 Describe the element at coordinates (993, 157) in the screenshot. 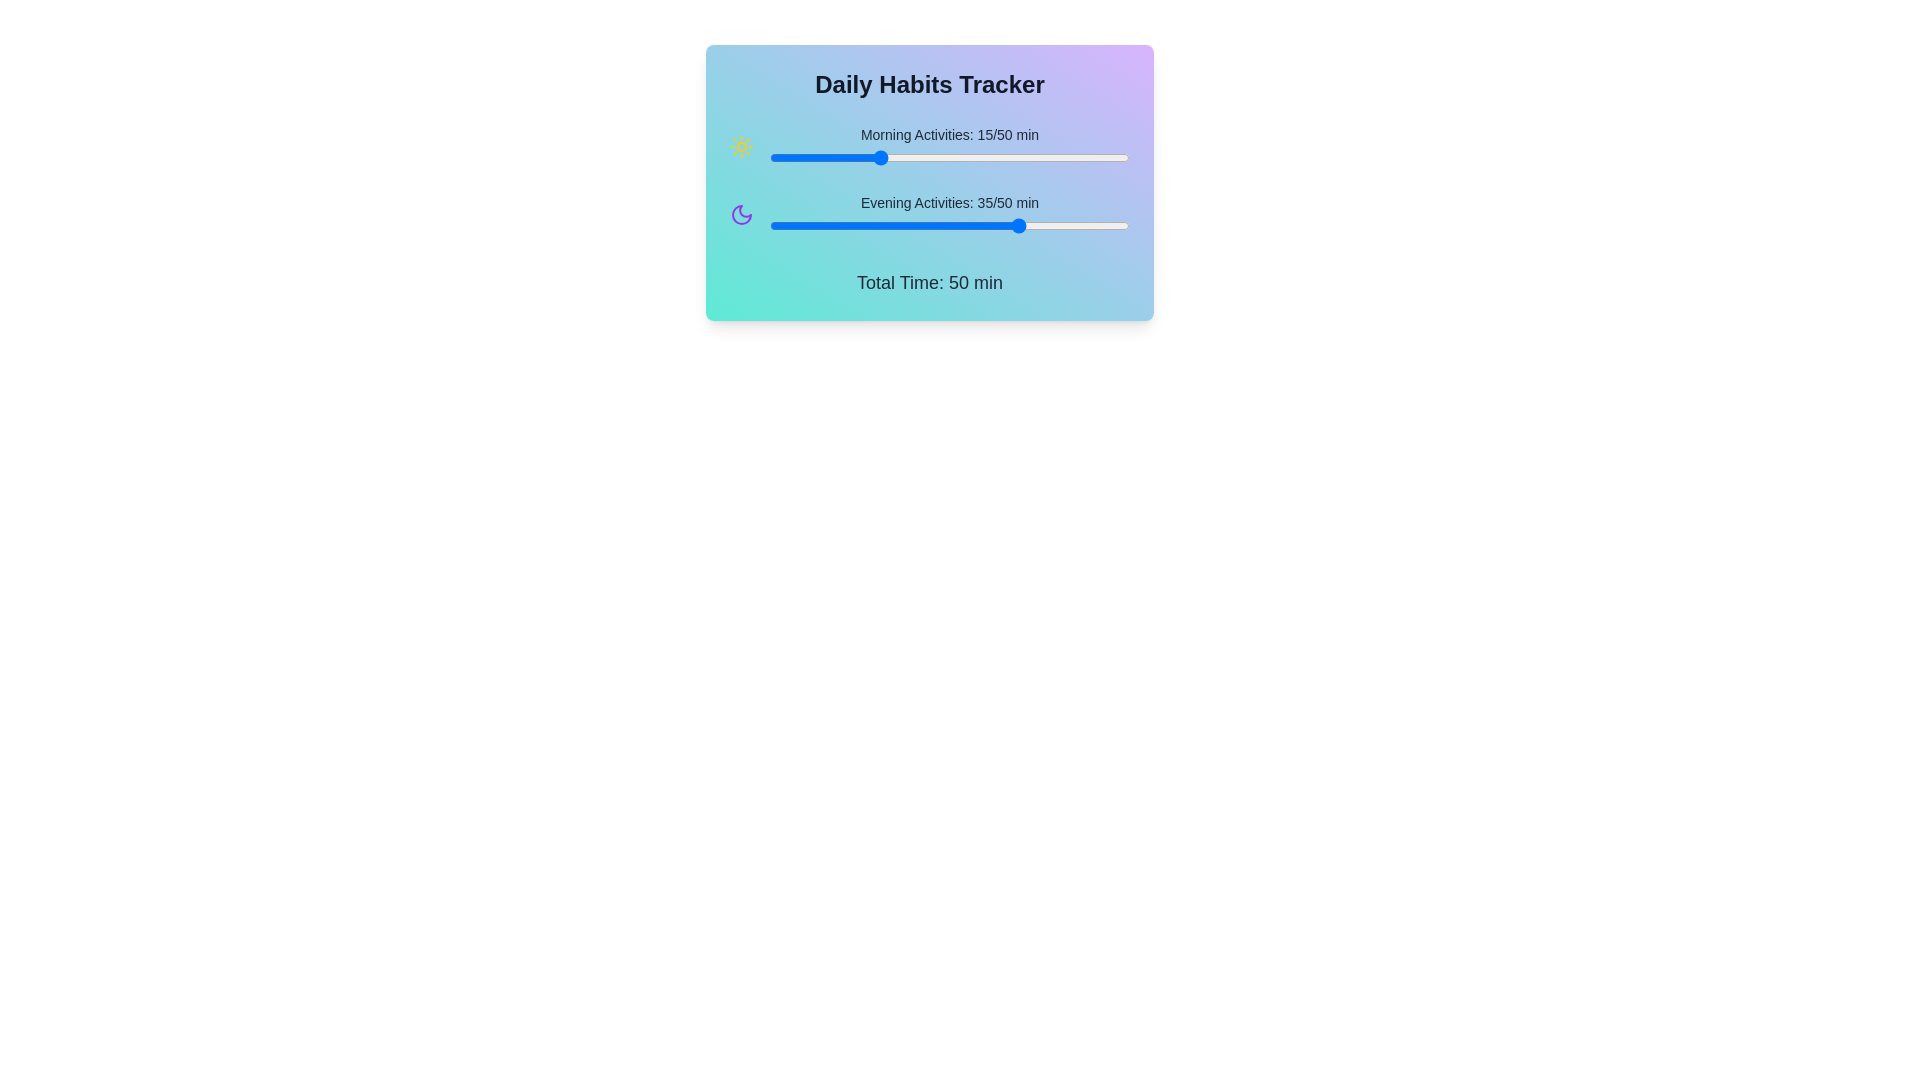

I see `the 'Morning Activities' slider` at that location.